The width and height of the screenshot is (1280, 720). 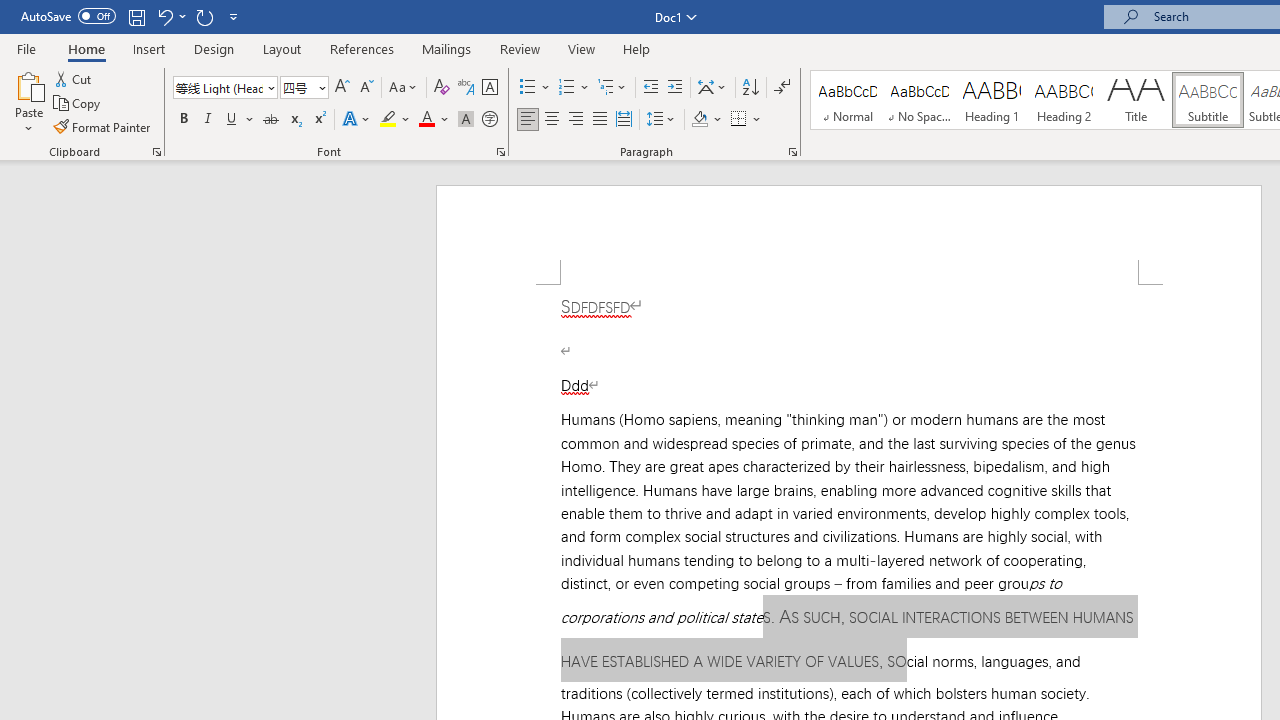 What do you see at coordinates (303, 86) in the screenshot?
I see `'Font Size'` at bounding box center [303, 86].